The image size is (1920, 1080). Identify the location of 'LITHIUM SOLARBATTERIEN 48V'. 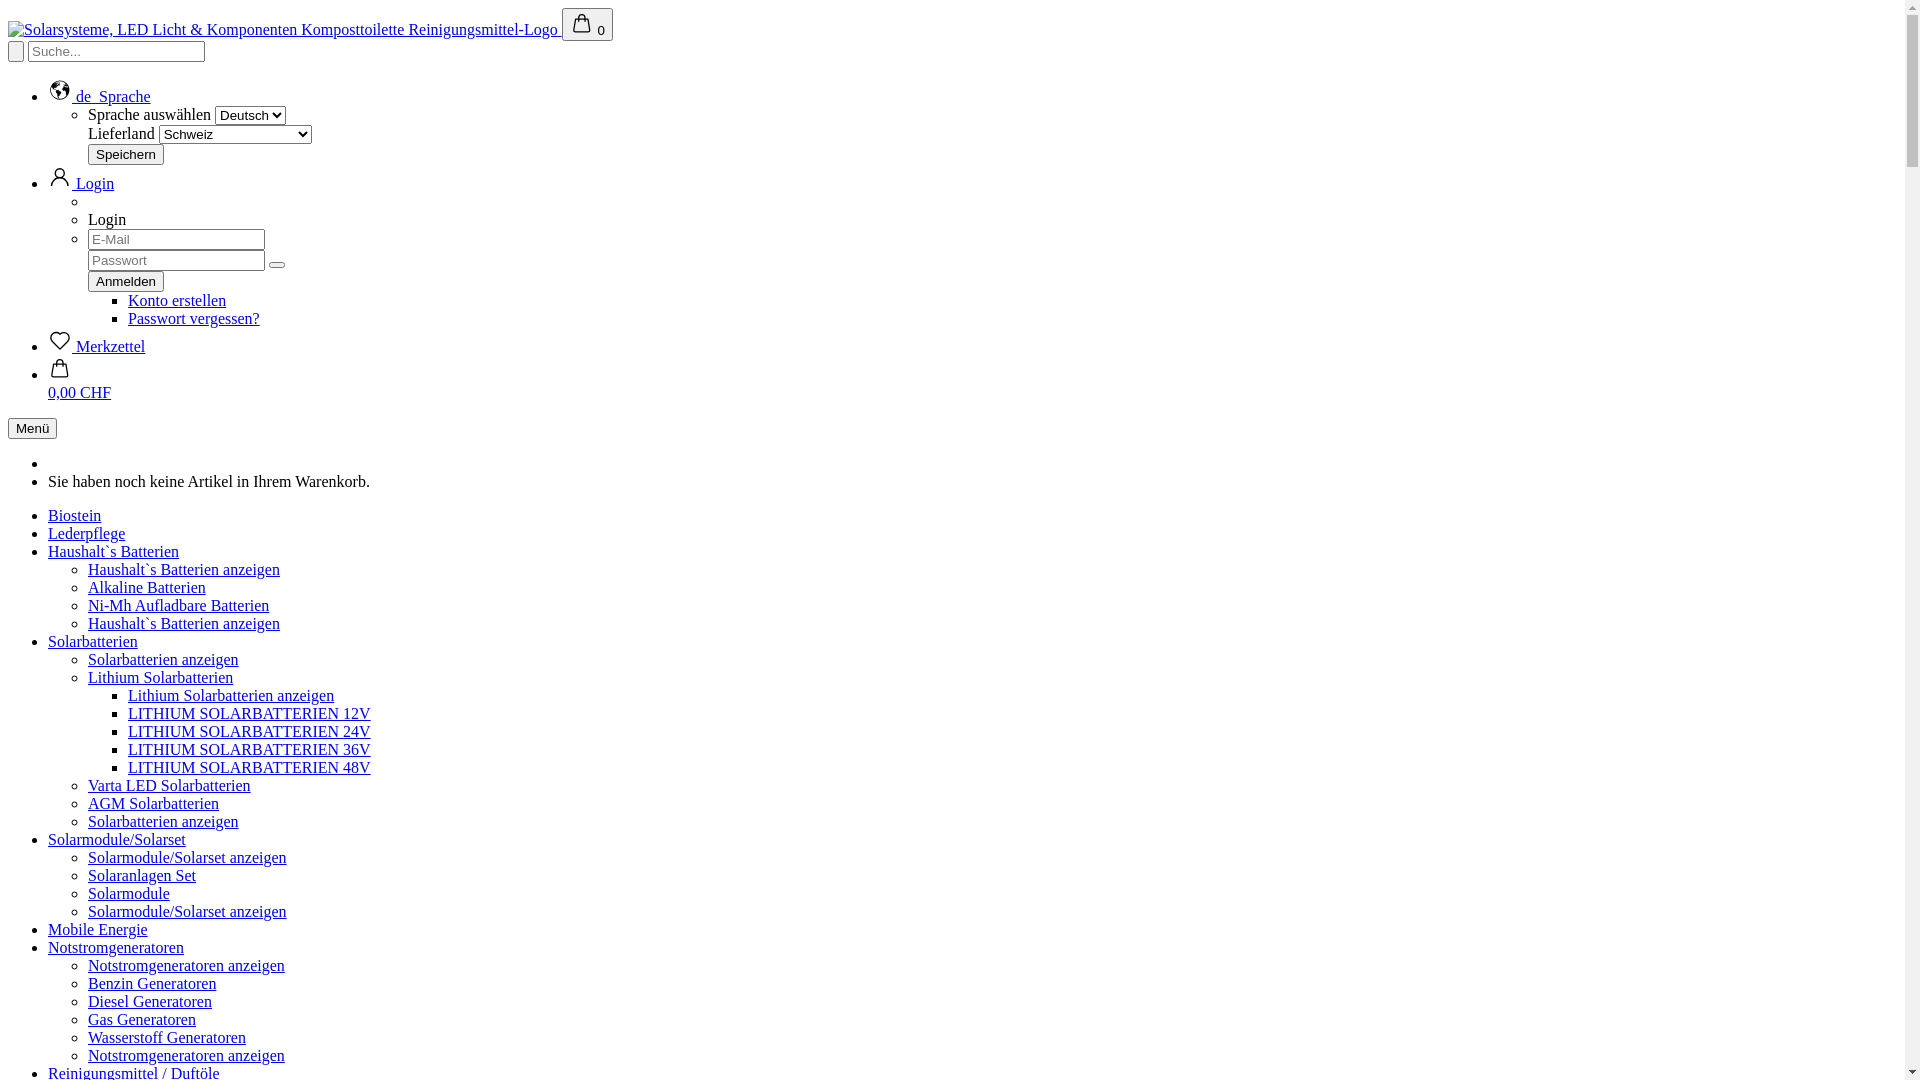
(127, 766).